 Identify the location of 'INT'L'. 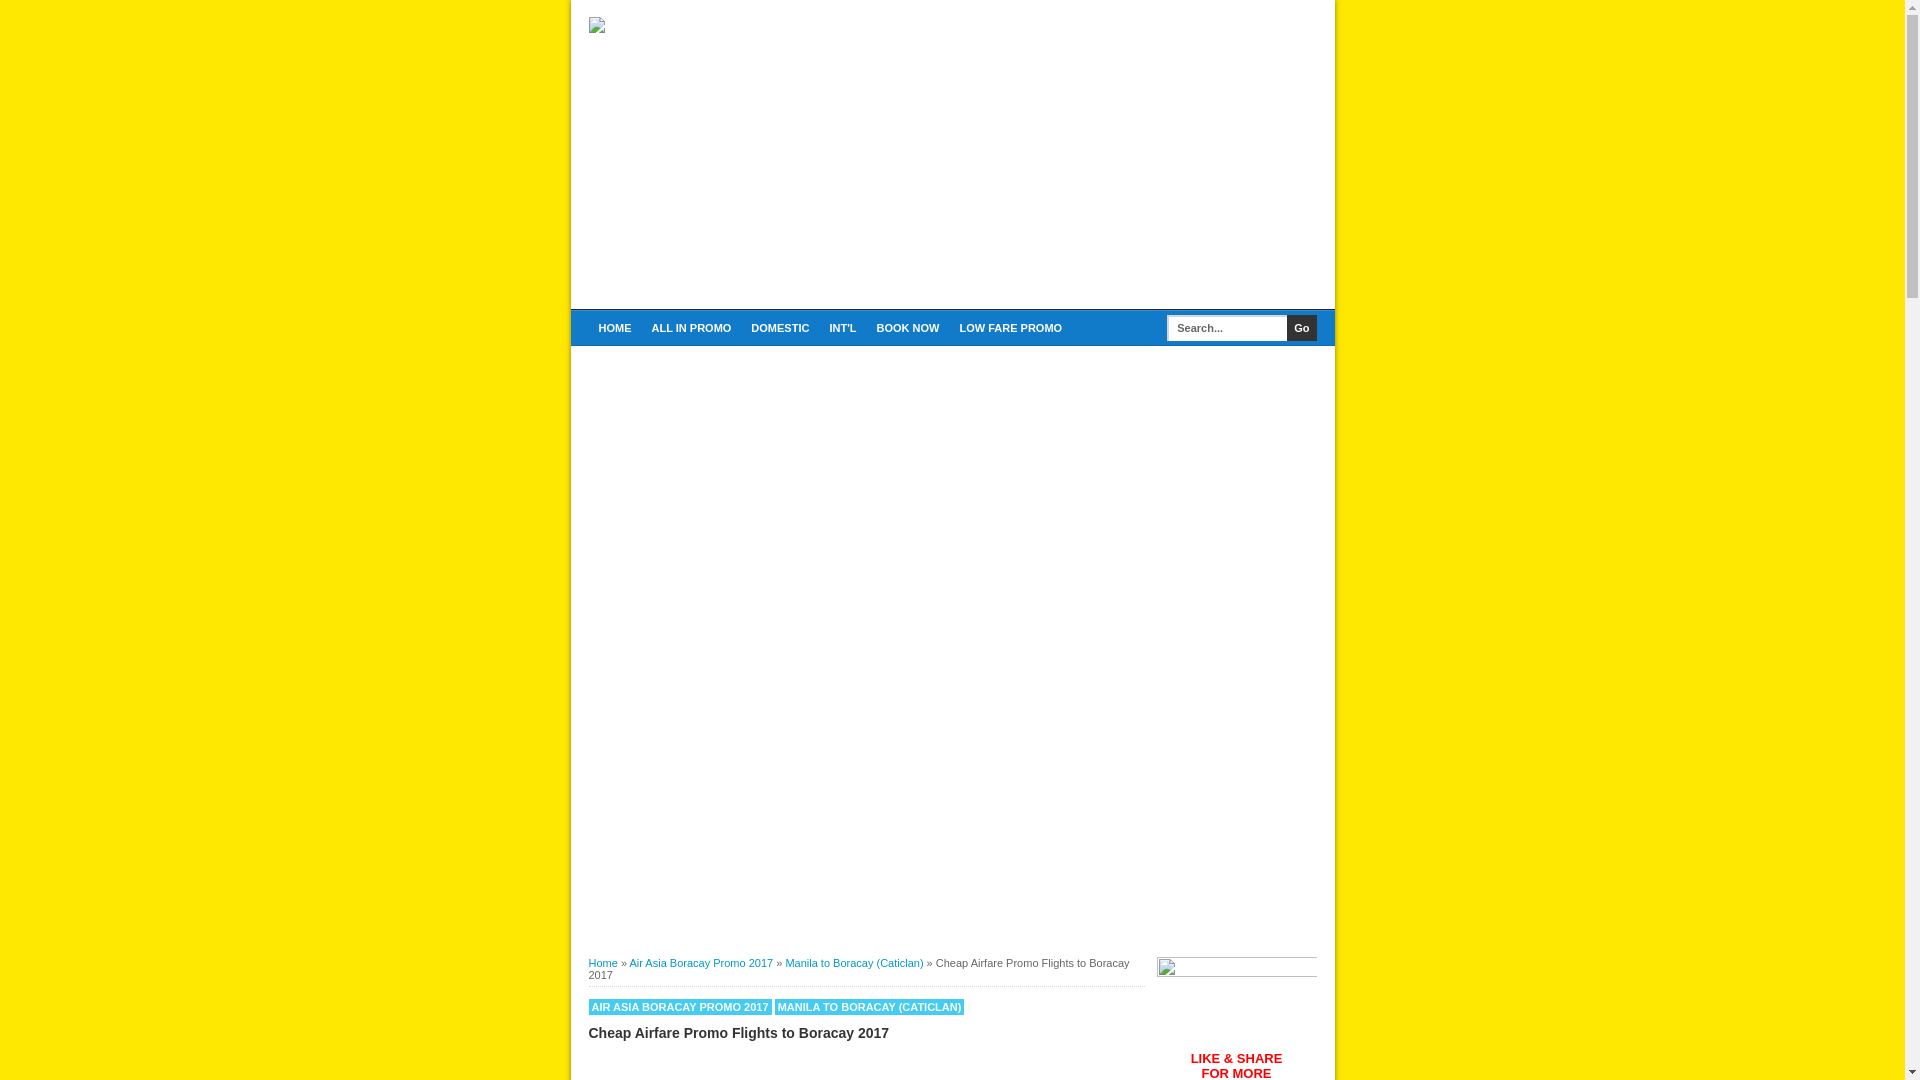
(842, 326).